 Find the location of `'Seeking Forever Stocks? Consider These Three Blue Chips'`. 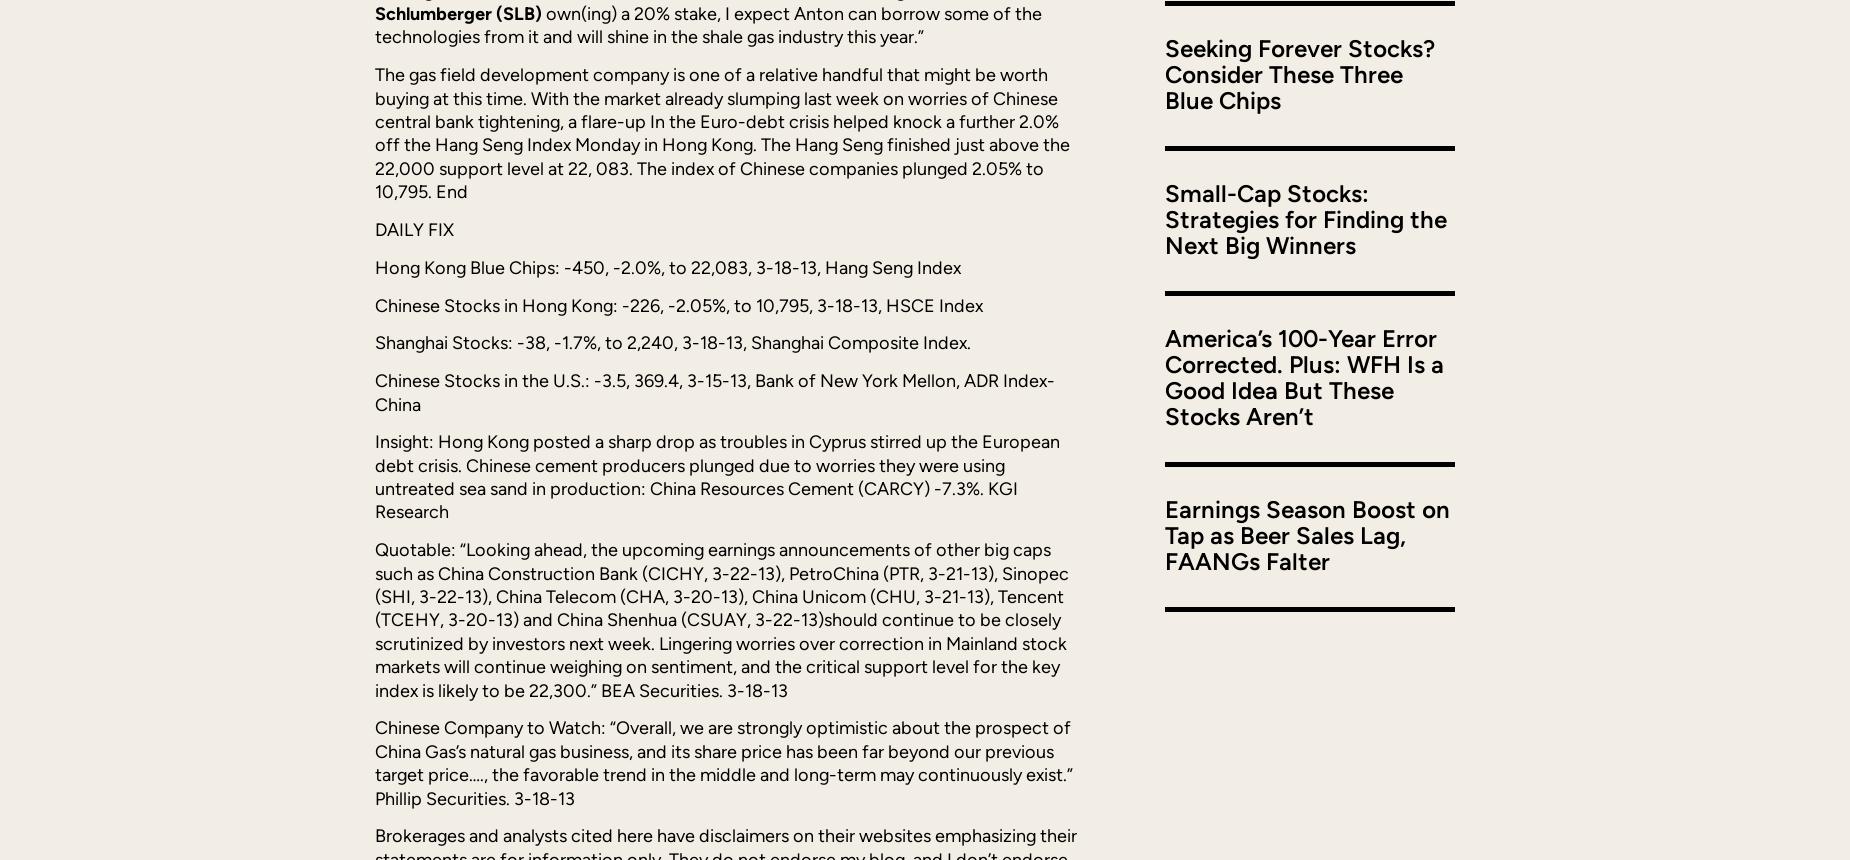

'Seeking Forever Stocks? Consider These Three Blue Chips' is located at coordinates (1298, 72).